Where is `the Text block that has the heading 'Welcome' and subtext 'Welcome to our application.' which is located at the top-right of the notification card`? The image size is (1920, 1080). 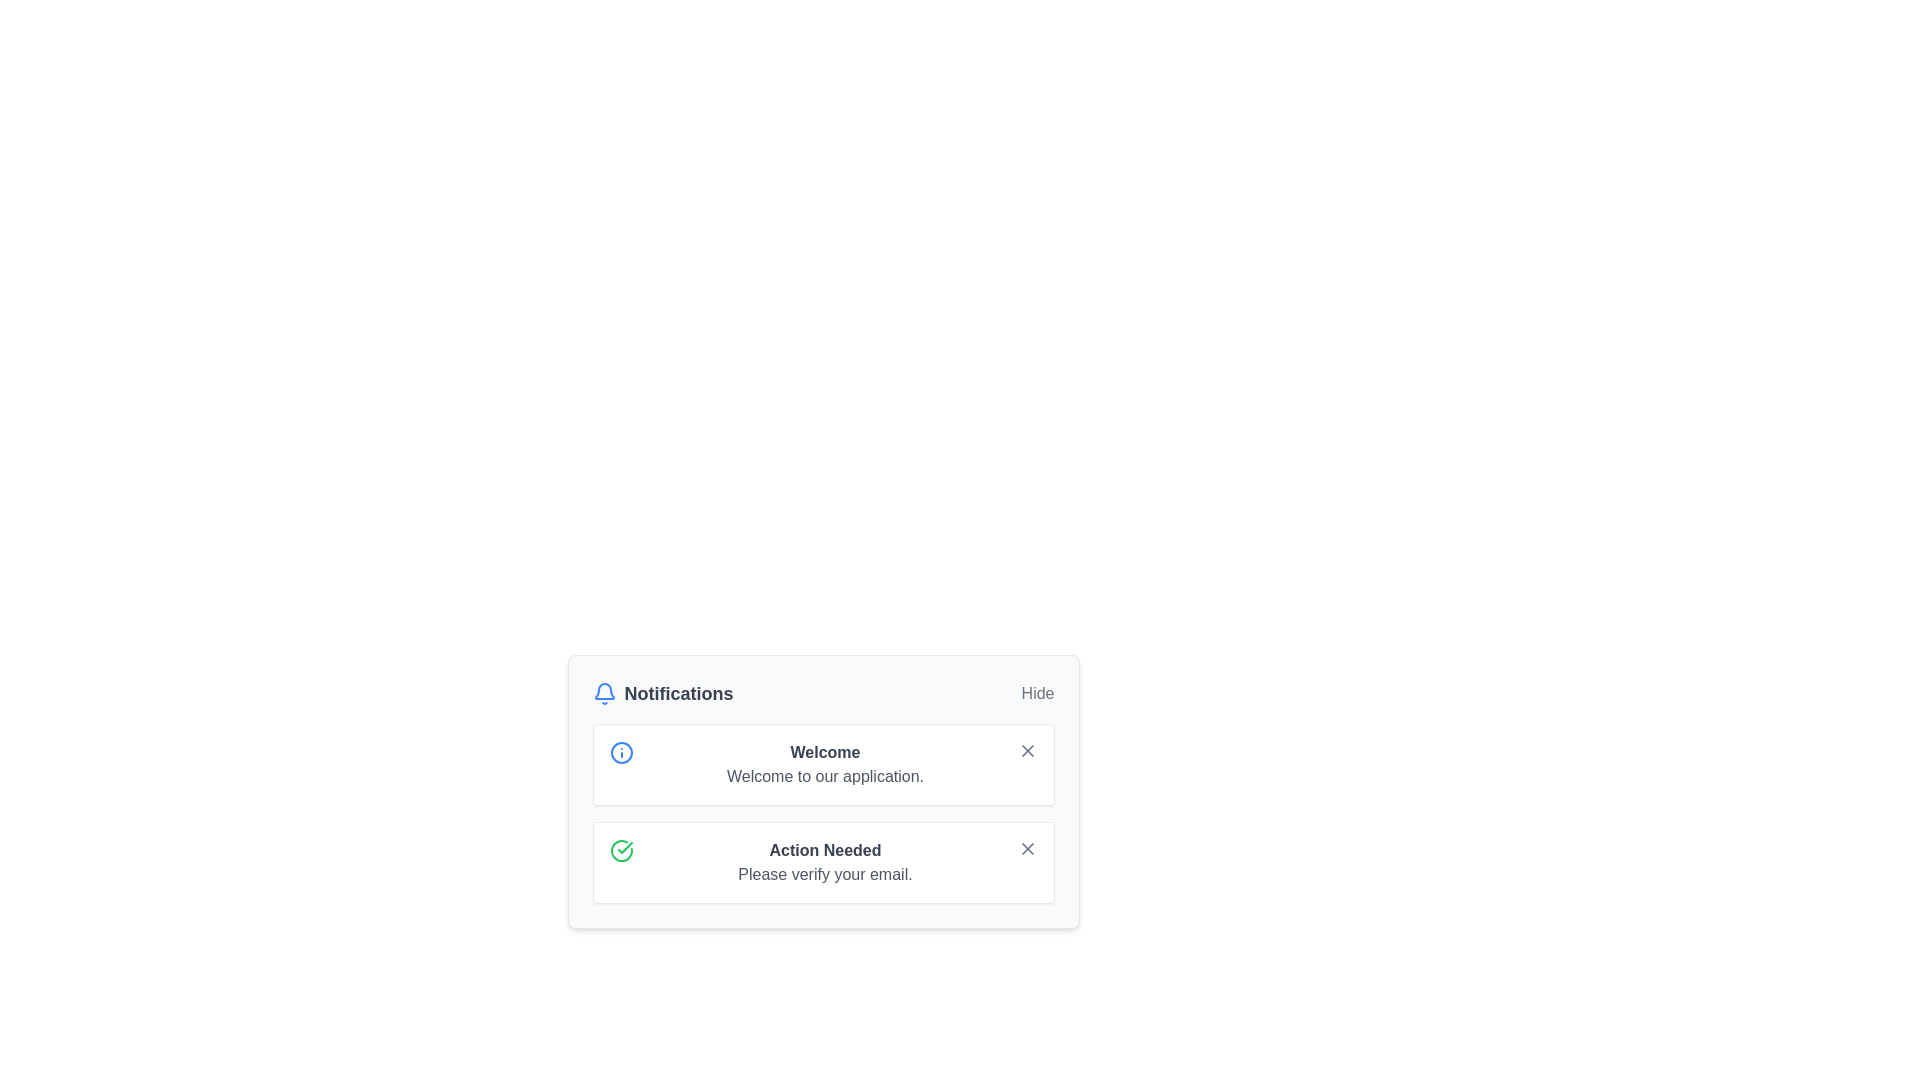
the Text block that has the heading 'Welcome' and subtext 'Welcome to our application.' which is located at the top-right of the notification card is located at coordinates (825, 764).